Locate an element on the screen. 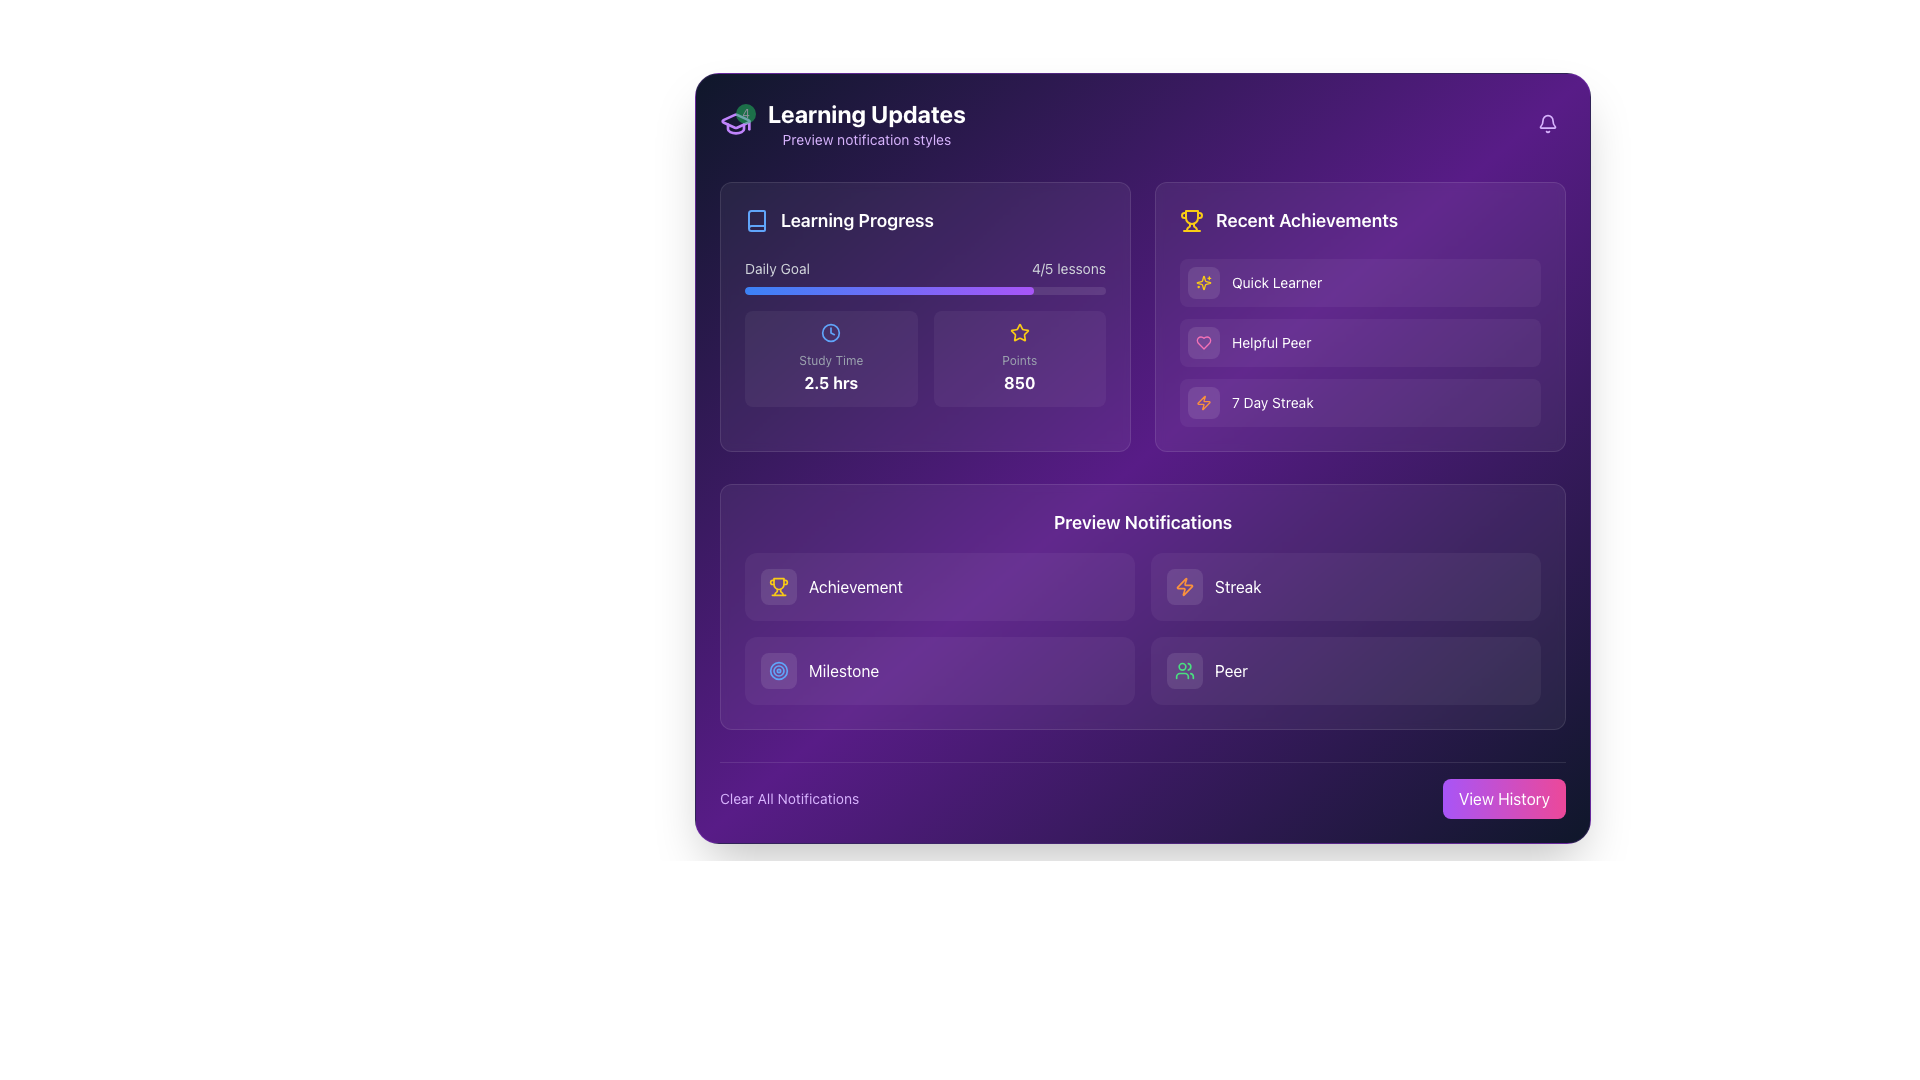 Image resolution: width=1920 pixels, height=1080 pixels. the Display card that visually represents accumulated points, located under the 'Learning Progress' section as the rightmost element in a two-column layout is located at coordinates (1019, 357).